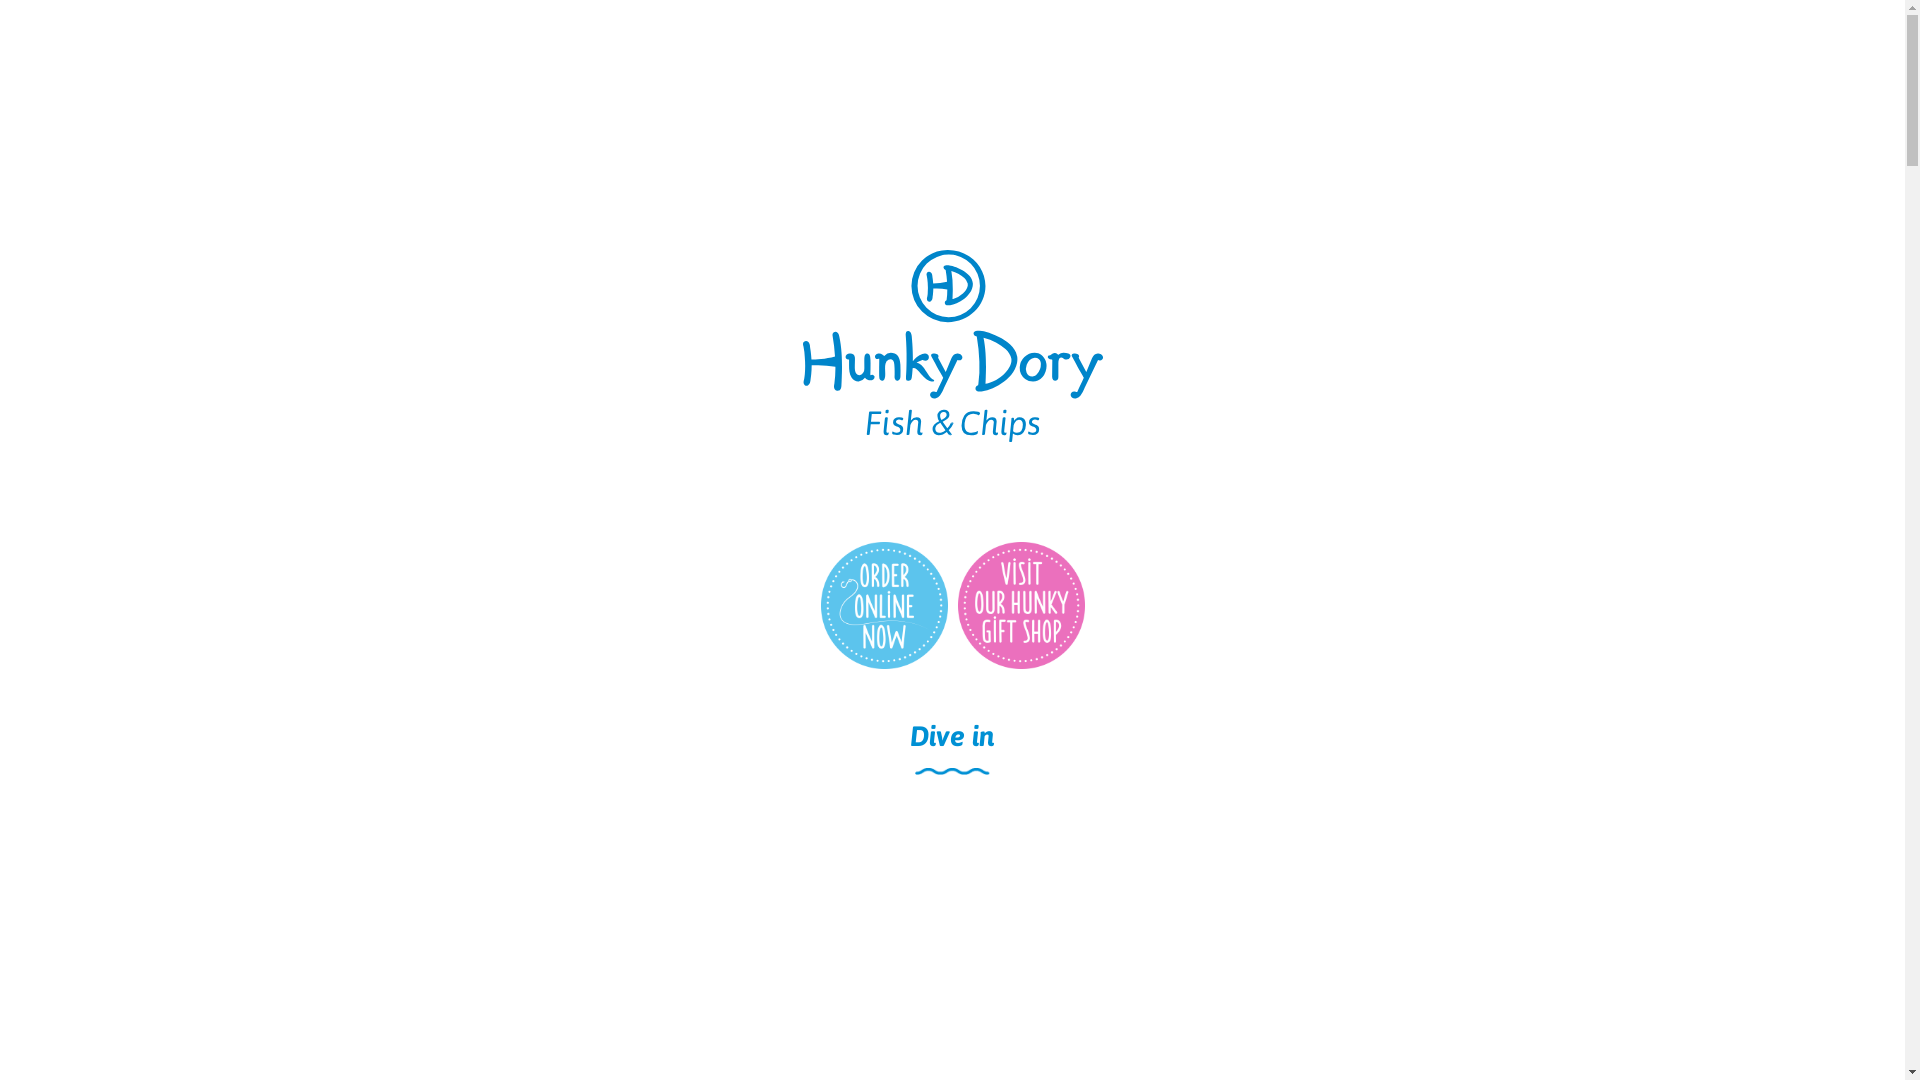 The width and height of the screenshot is (1920, 1080). What do you see at coordinates (951, 736) in the screenshot?
I see `'Dive in'` at bounding box center [951, 736].